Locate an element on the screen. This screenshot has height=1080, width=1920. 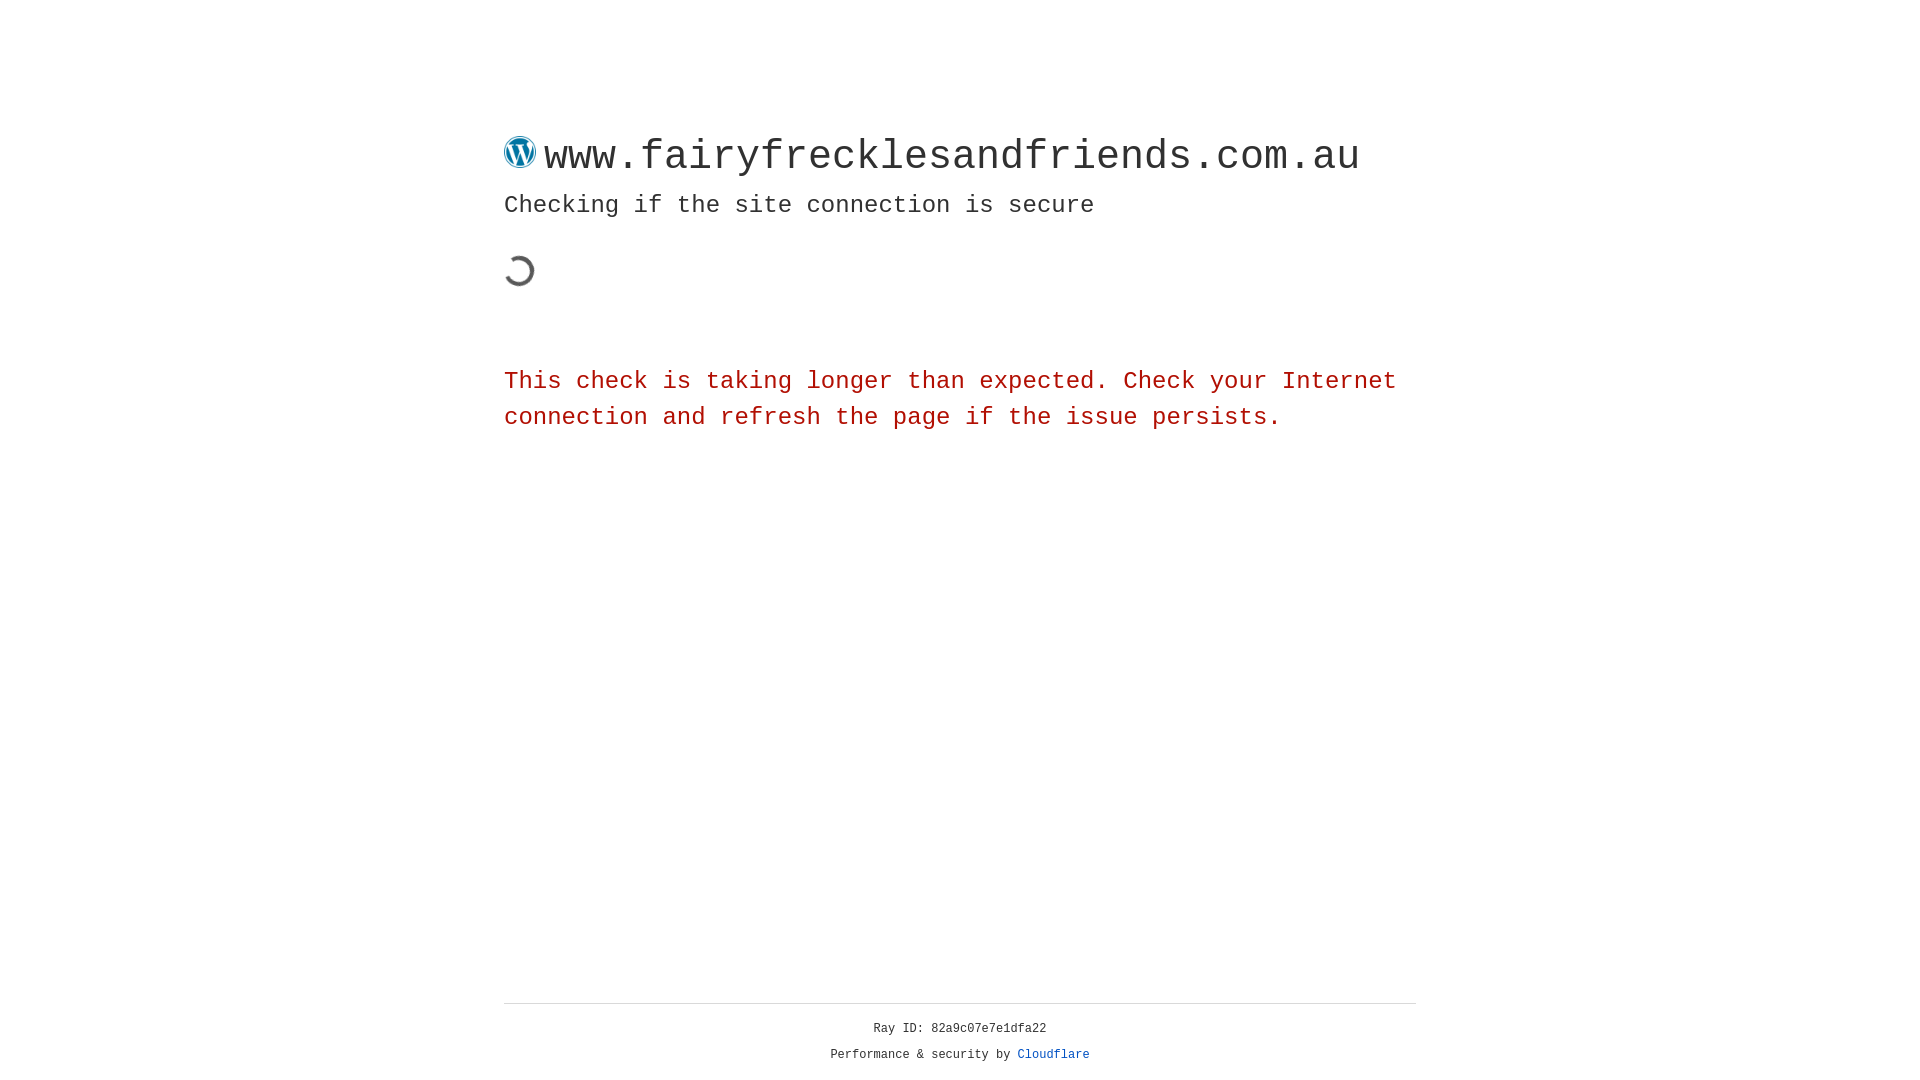
'Cloudflare' is located at coordinates (1053, 1054).